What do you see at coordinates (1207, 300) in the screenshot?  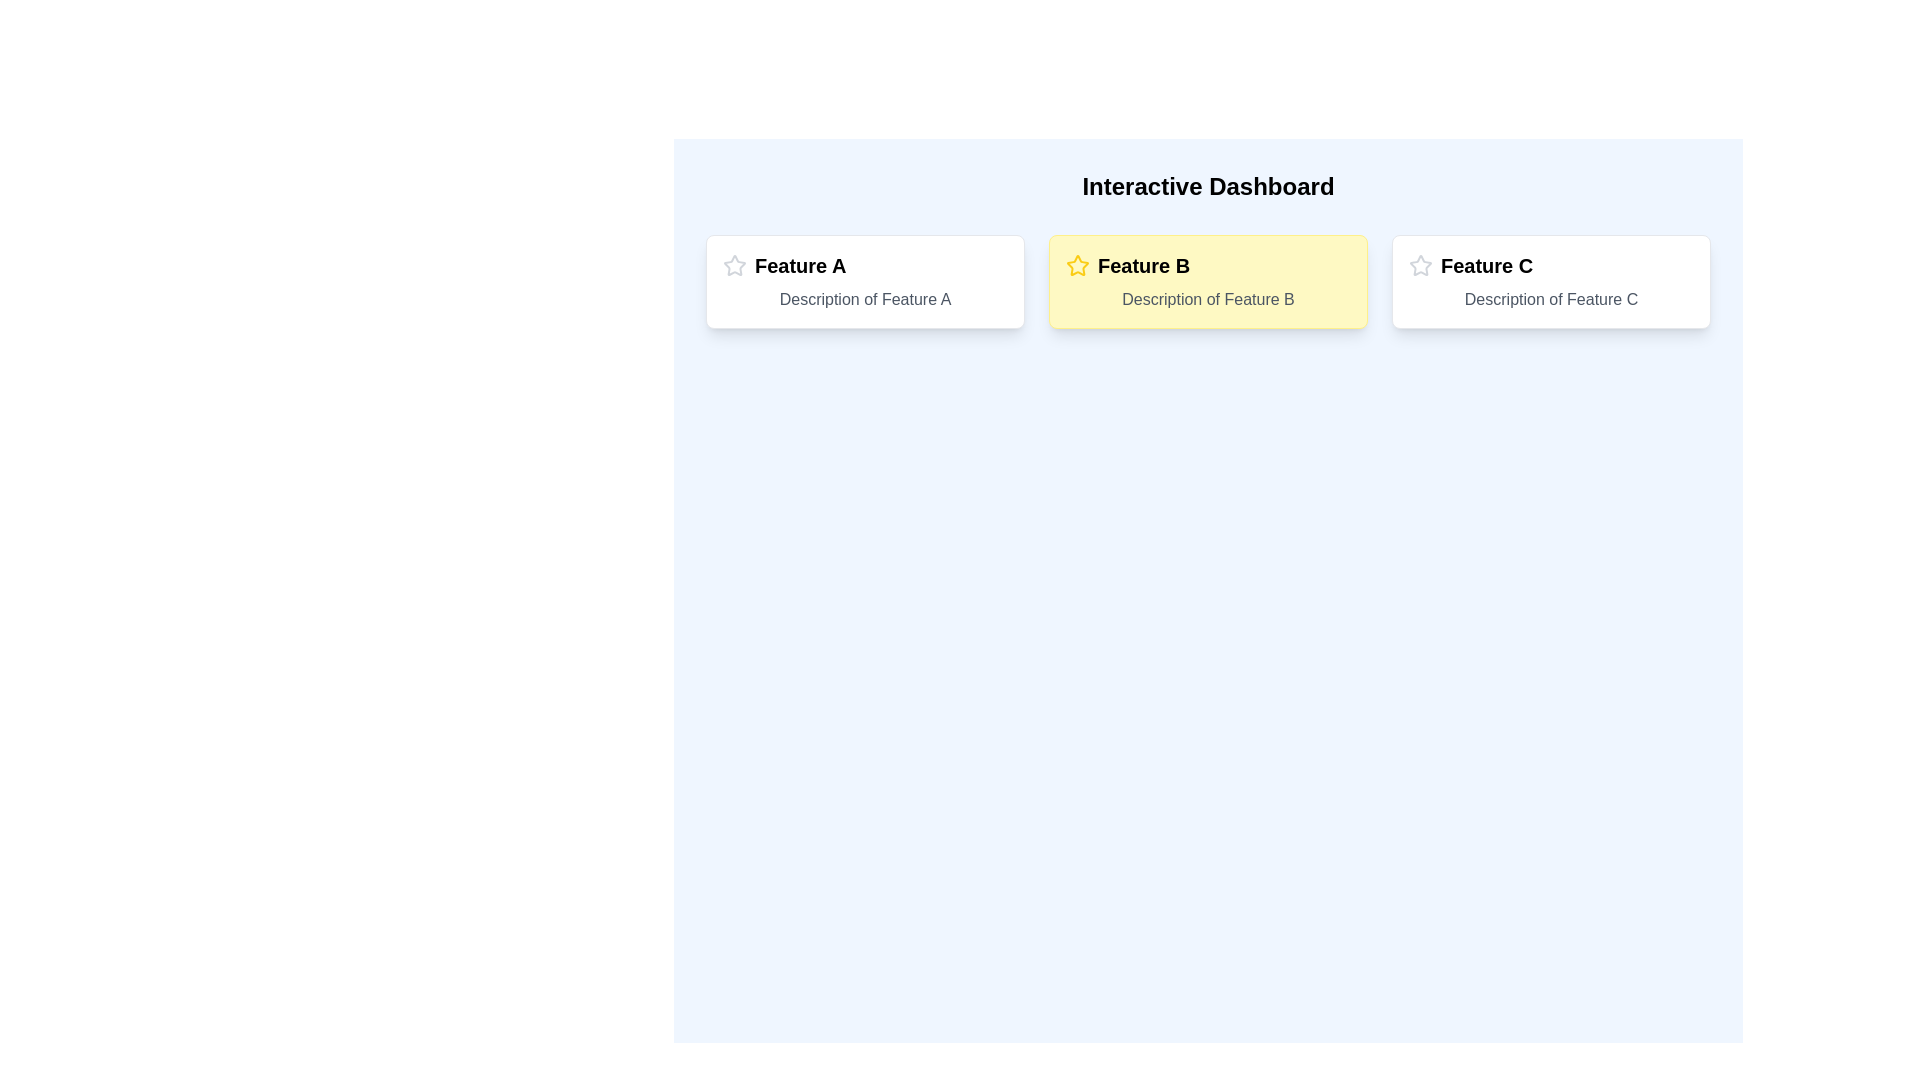 I see `the static text that reads 'Description of Feature B', styled with the class 'text-gray-600', located beneath the heading 'Feature B' in the second card` at bounding box center [1207, 300].